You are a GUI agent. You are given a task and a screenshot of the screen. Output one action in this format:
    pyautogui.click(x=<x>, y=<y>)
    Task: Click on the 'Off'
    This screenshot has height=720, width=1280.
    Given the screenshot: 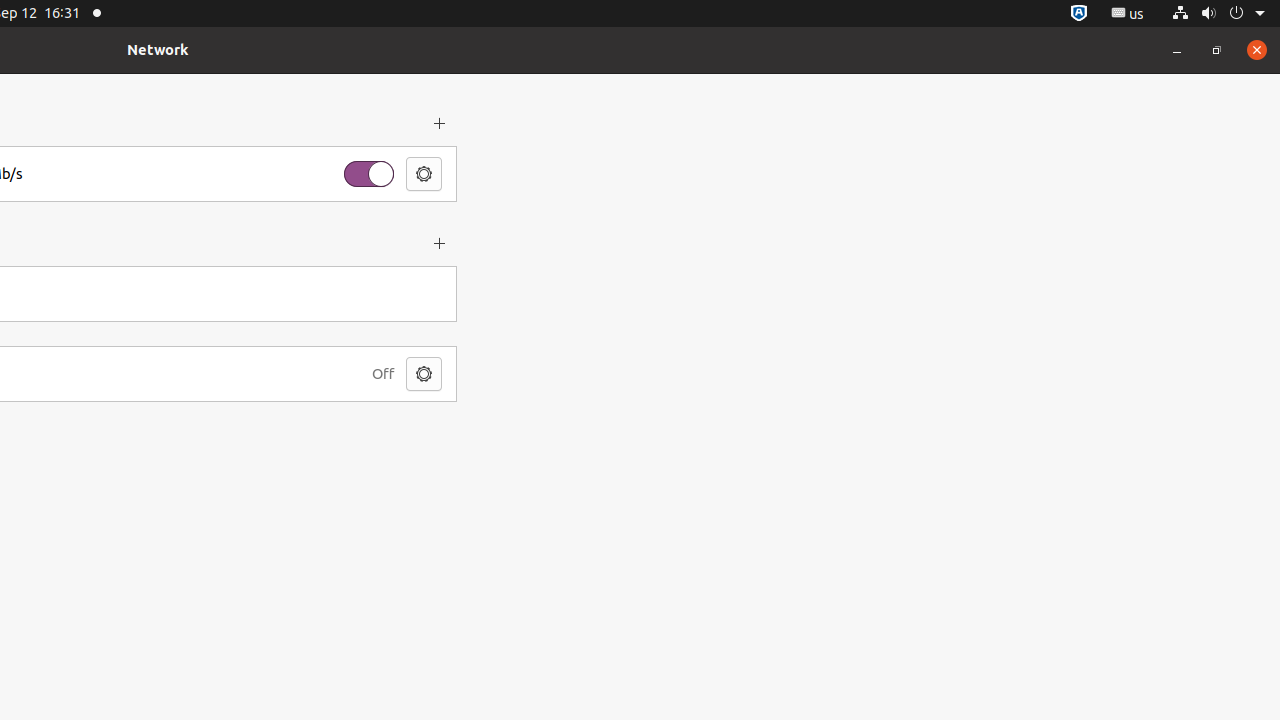 What is the action you would take?
    pyautogui.click(x=382, y=373)
    